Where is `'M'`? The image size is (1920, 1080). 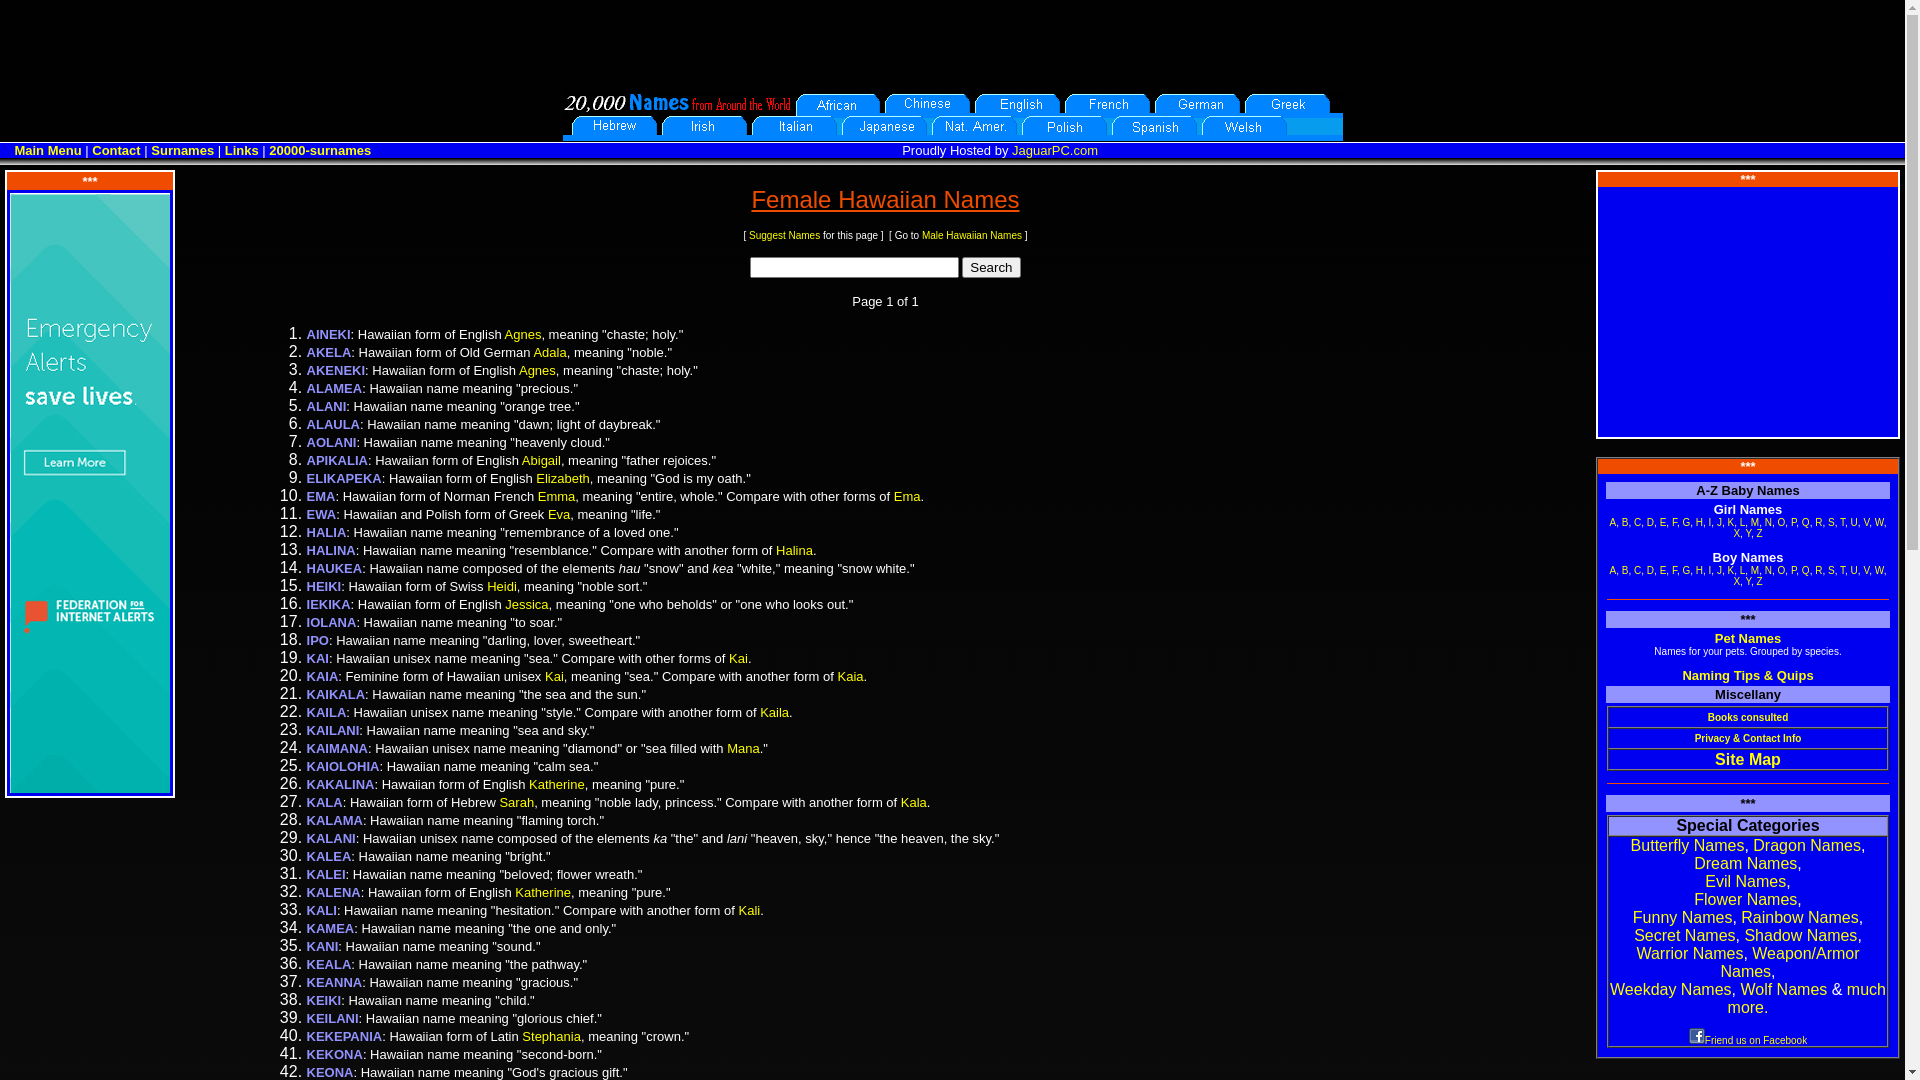 'M' is located at coordinates (1754, 570).